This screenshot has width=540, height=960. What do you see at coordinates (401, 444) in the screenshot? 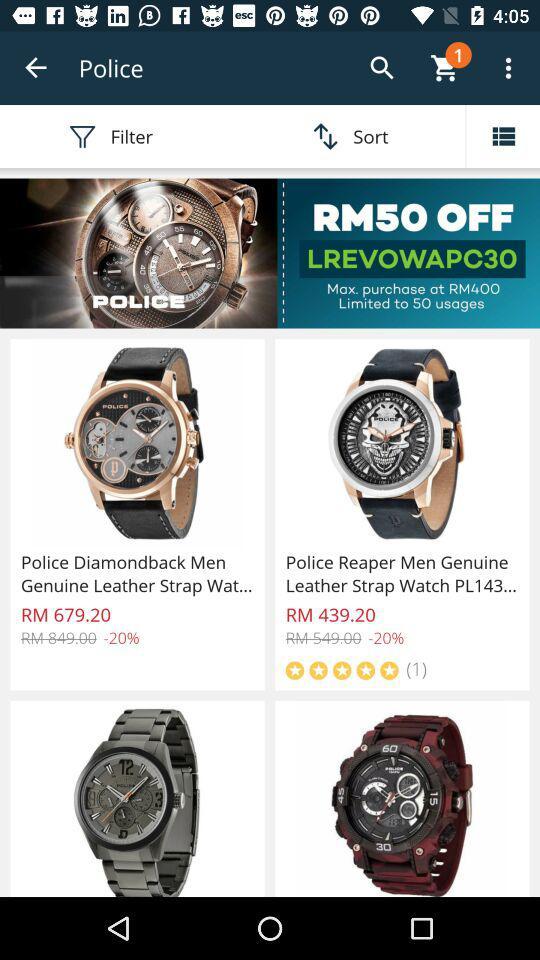
I see `the image above 43920` at bounding box center [401, 444].